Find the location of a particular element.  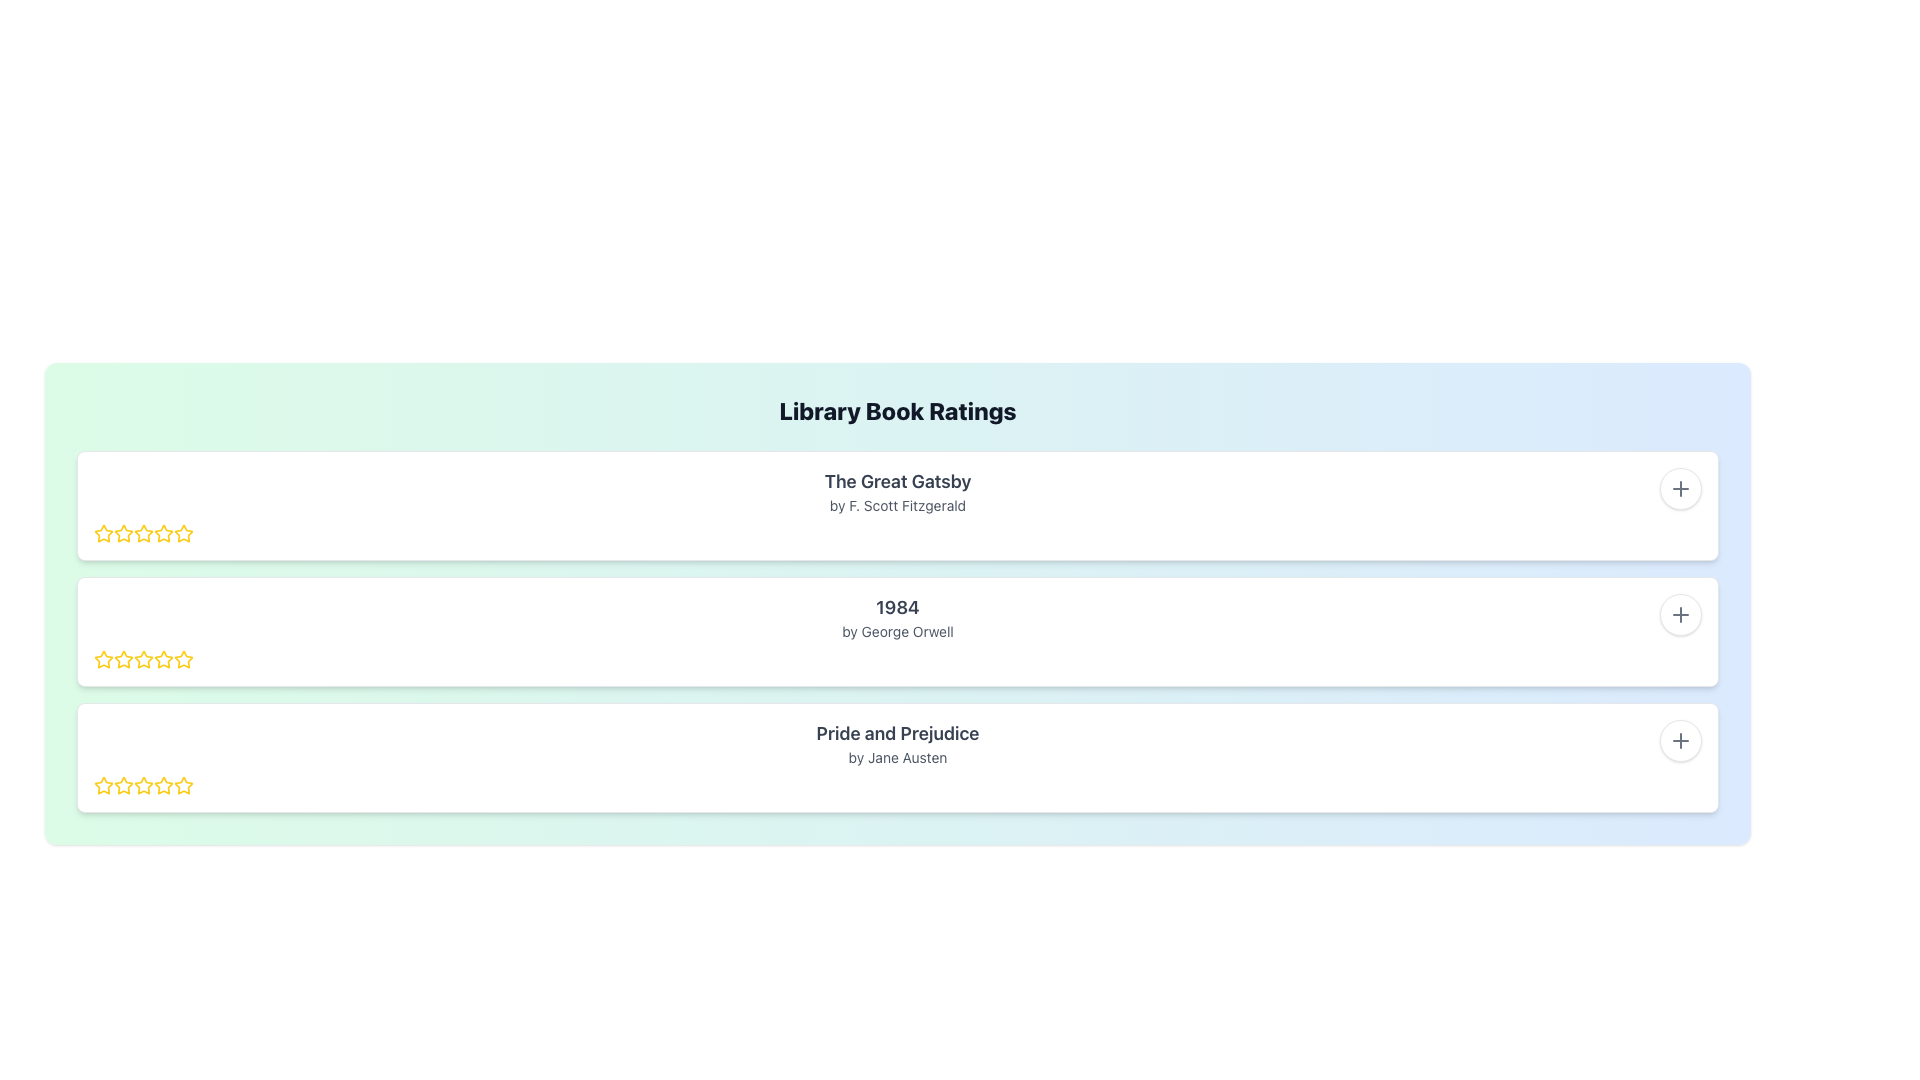

text label displaying the book title '1984' which is positioned above the subtitle 'by George Orwell' is located at coordinates (896, 607).